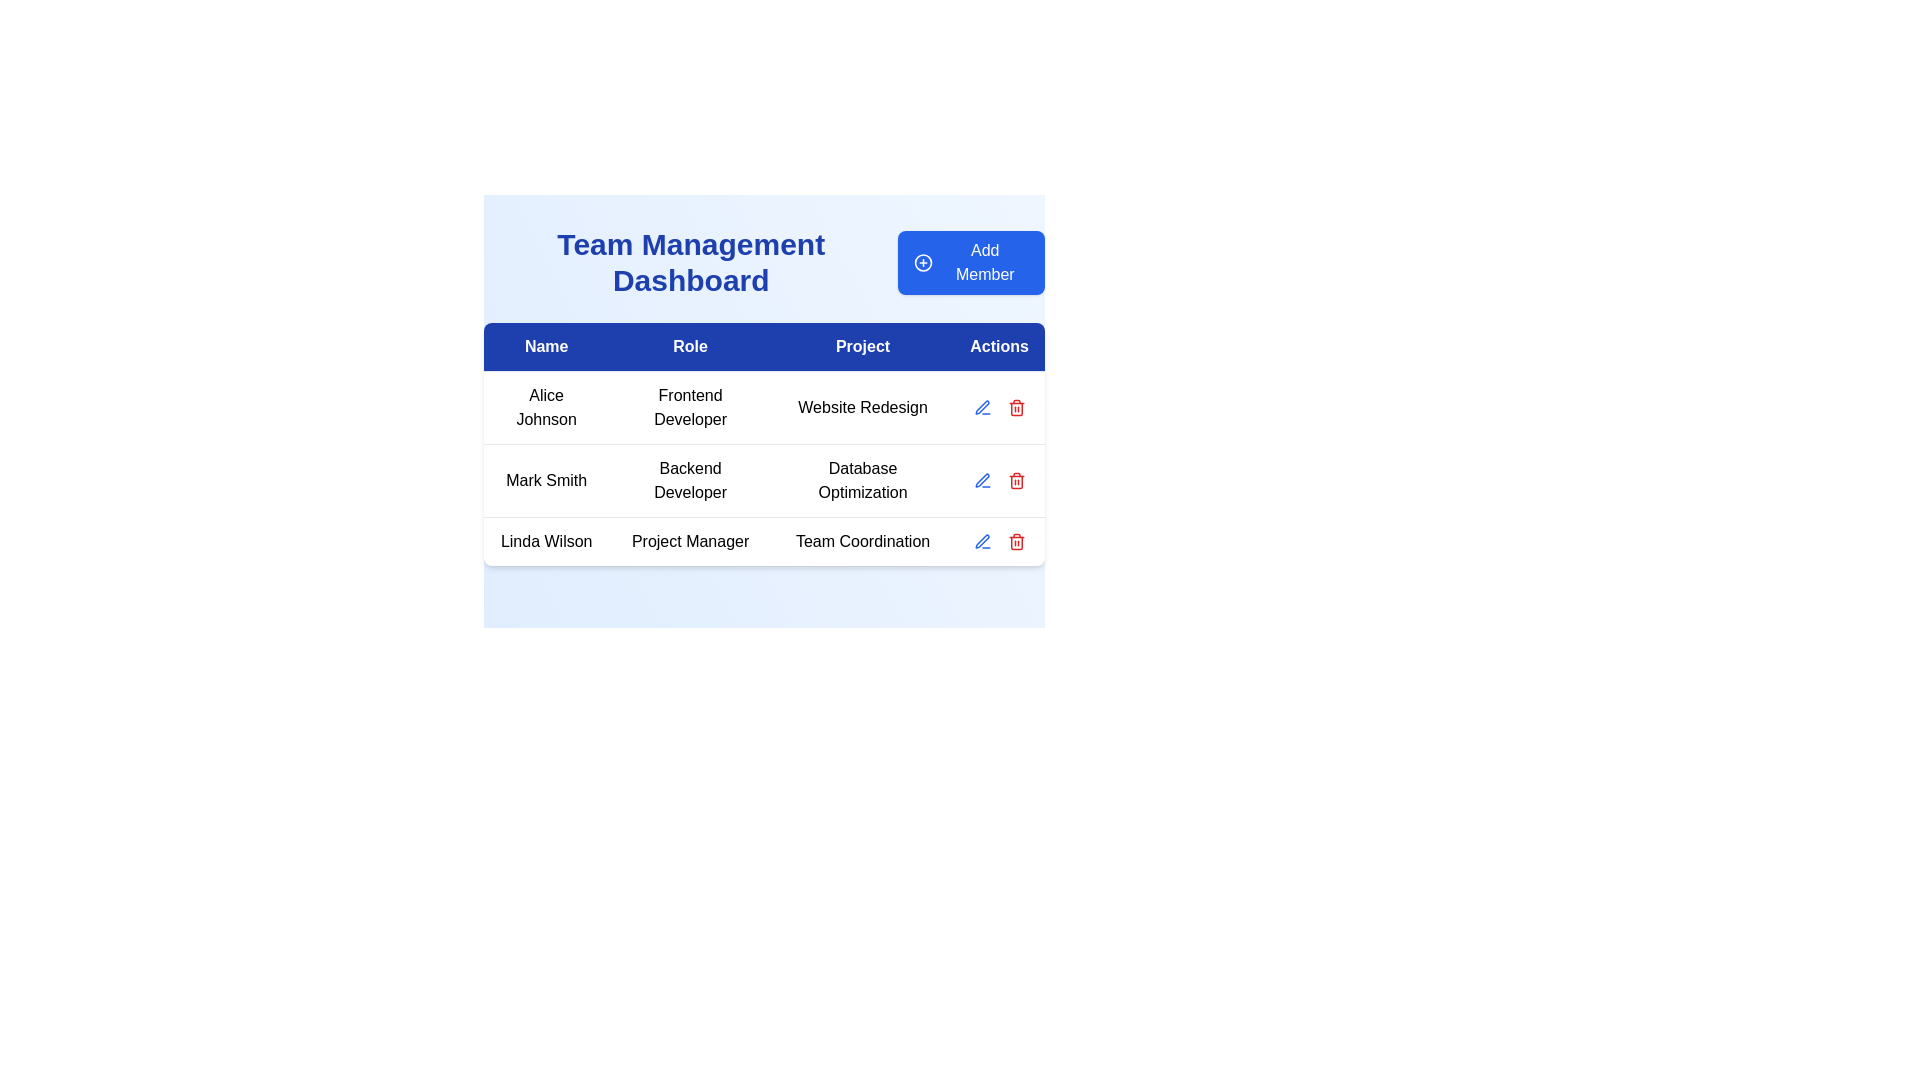  Describe the element at coordinates (1016, 481) in the screenshot. I see `the trash bin icon in the 'Actions' column of the second row` at that location.